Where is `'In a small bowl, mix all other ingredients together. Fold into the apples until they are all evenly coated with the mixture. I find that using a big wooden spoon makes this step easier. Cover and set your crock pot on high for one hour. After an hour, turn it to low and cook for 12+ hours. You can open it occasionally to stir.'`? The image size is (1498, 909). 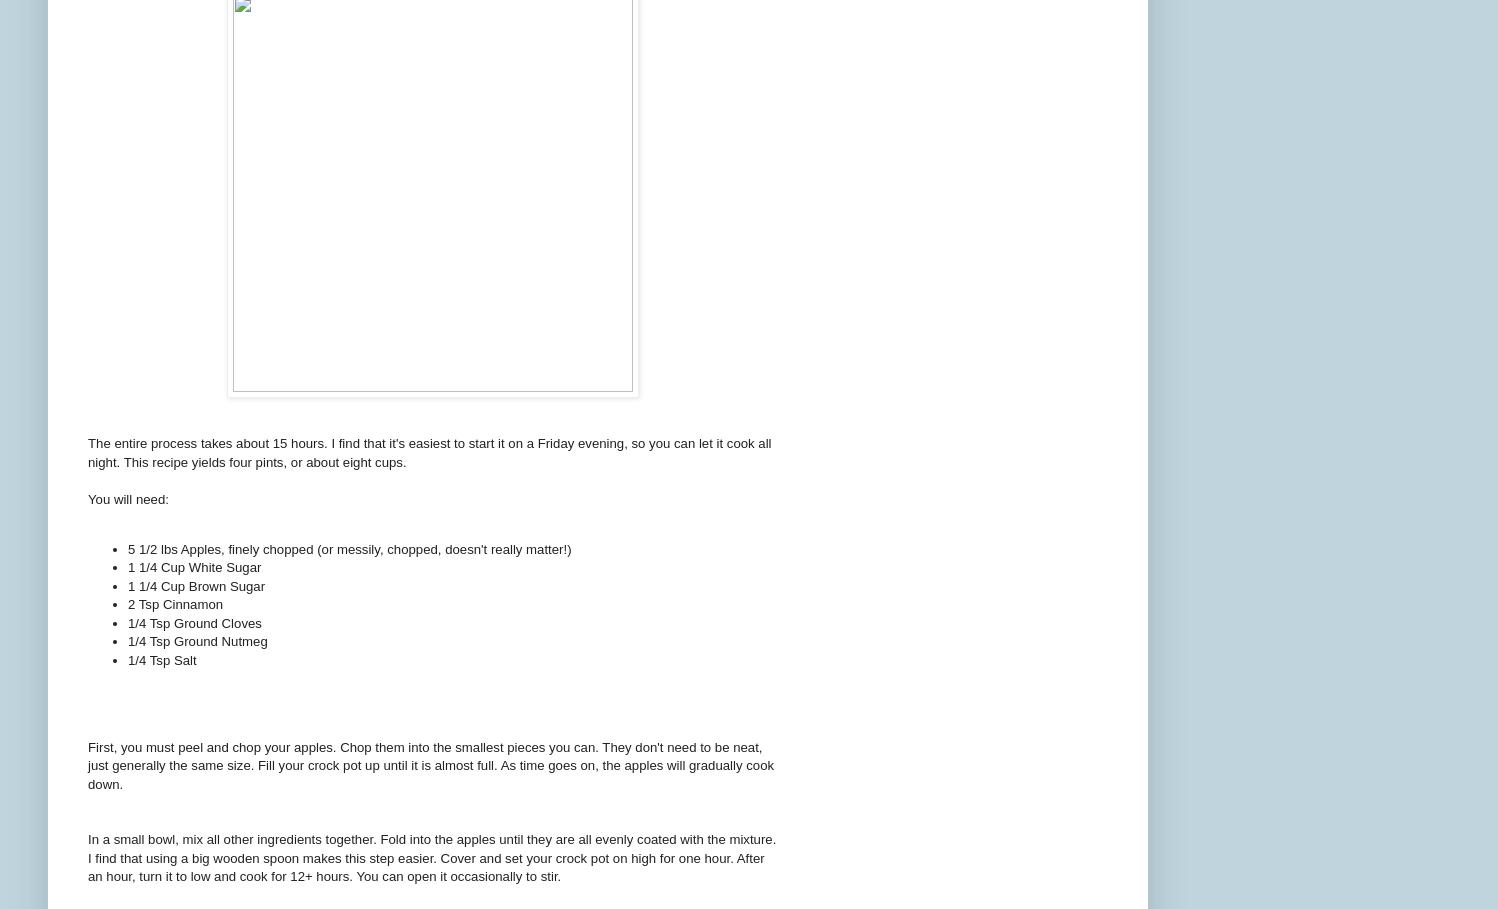 'In a small bowl, mix all other ingredients together. Fold into the apples until they are all evenly coated with the mixture. I find that using a big wooden spoon makes this step easier. Cover and set your crock pot on high for one hour. After an hour, turn it to low and cook for 12+ hours. You can open it occasionally to stir.' is located at coordinates (432, 857).